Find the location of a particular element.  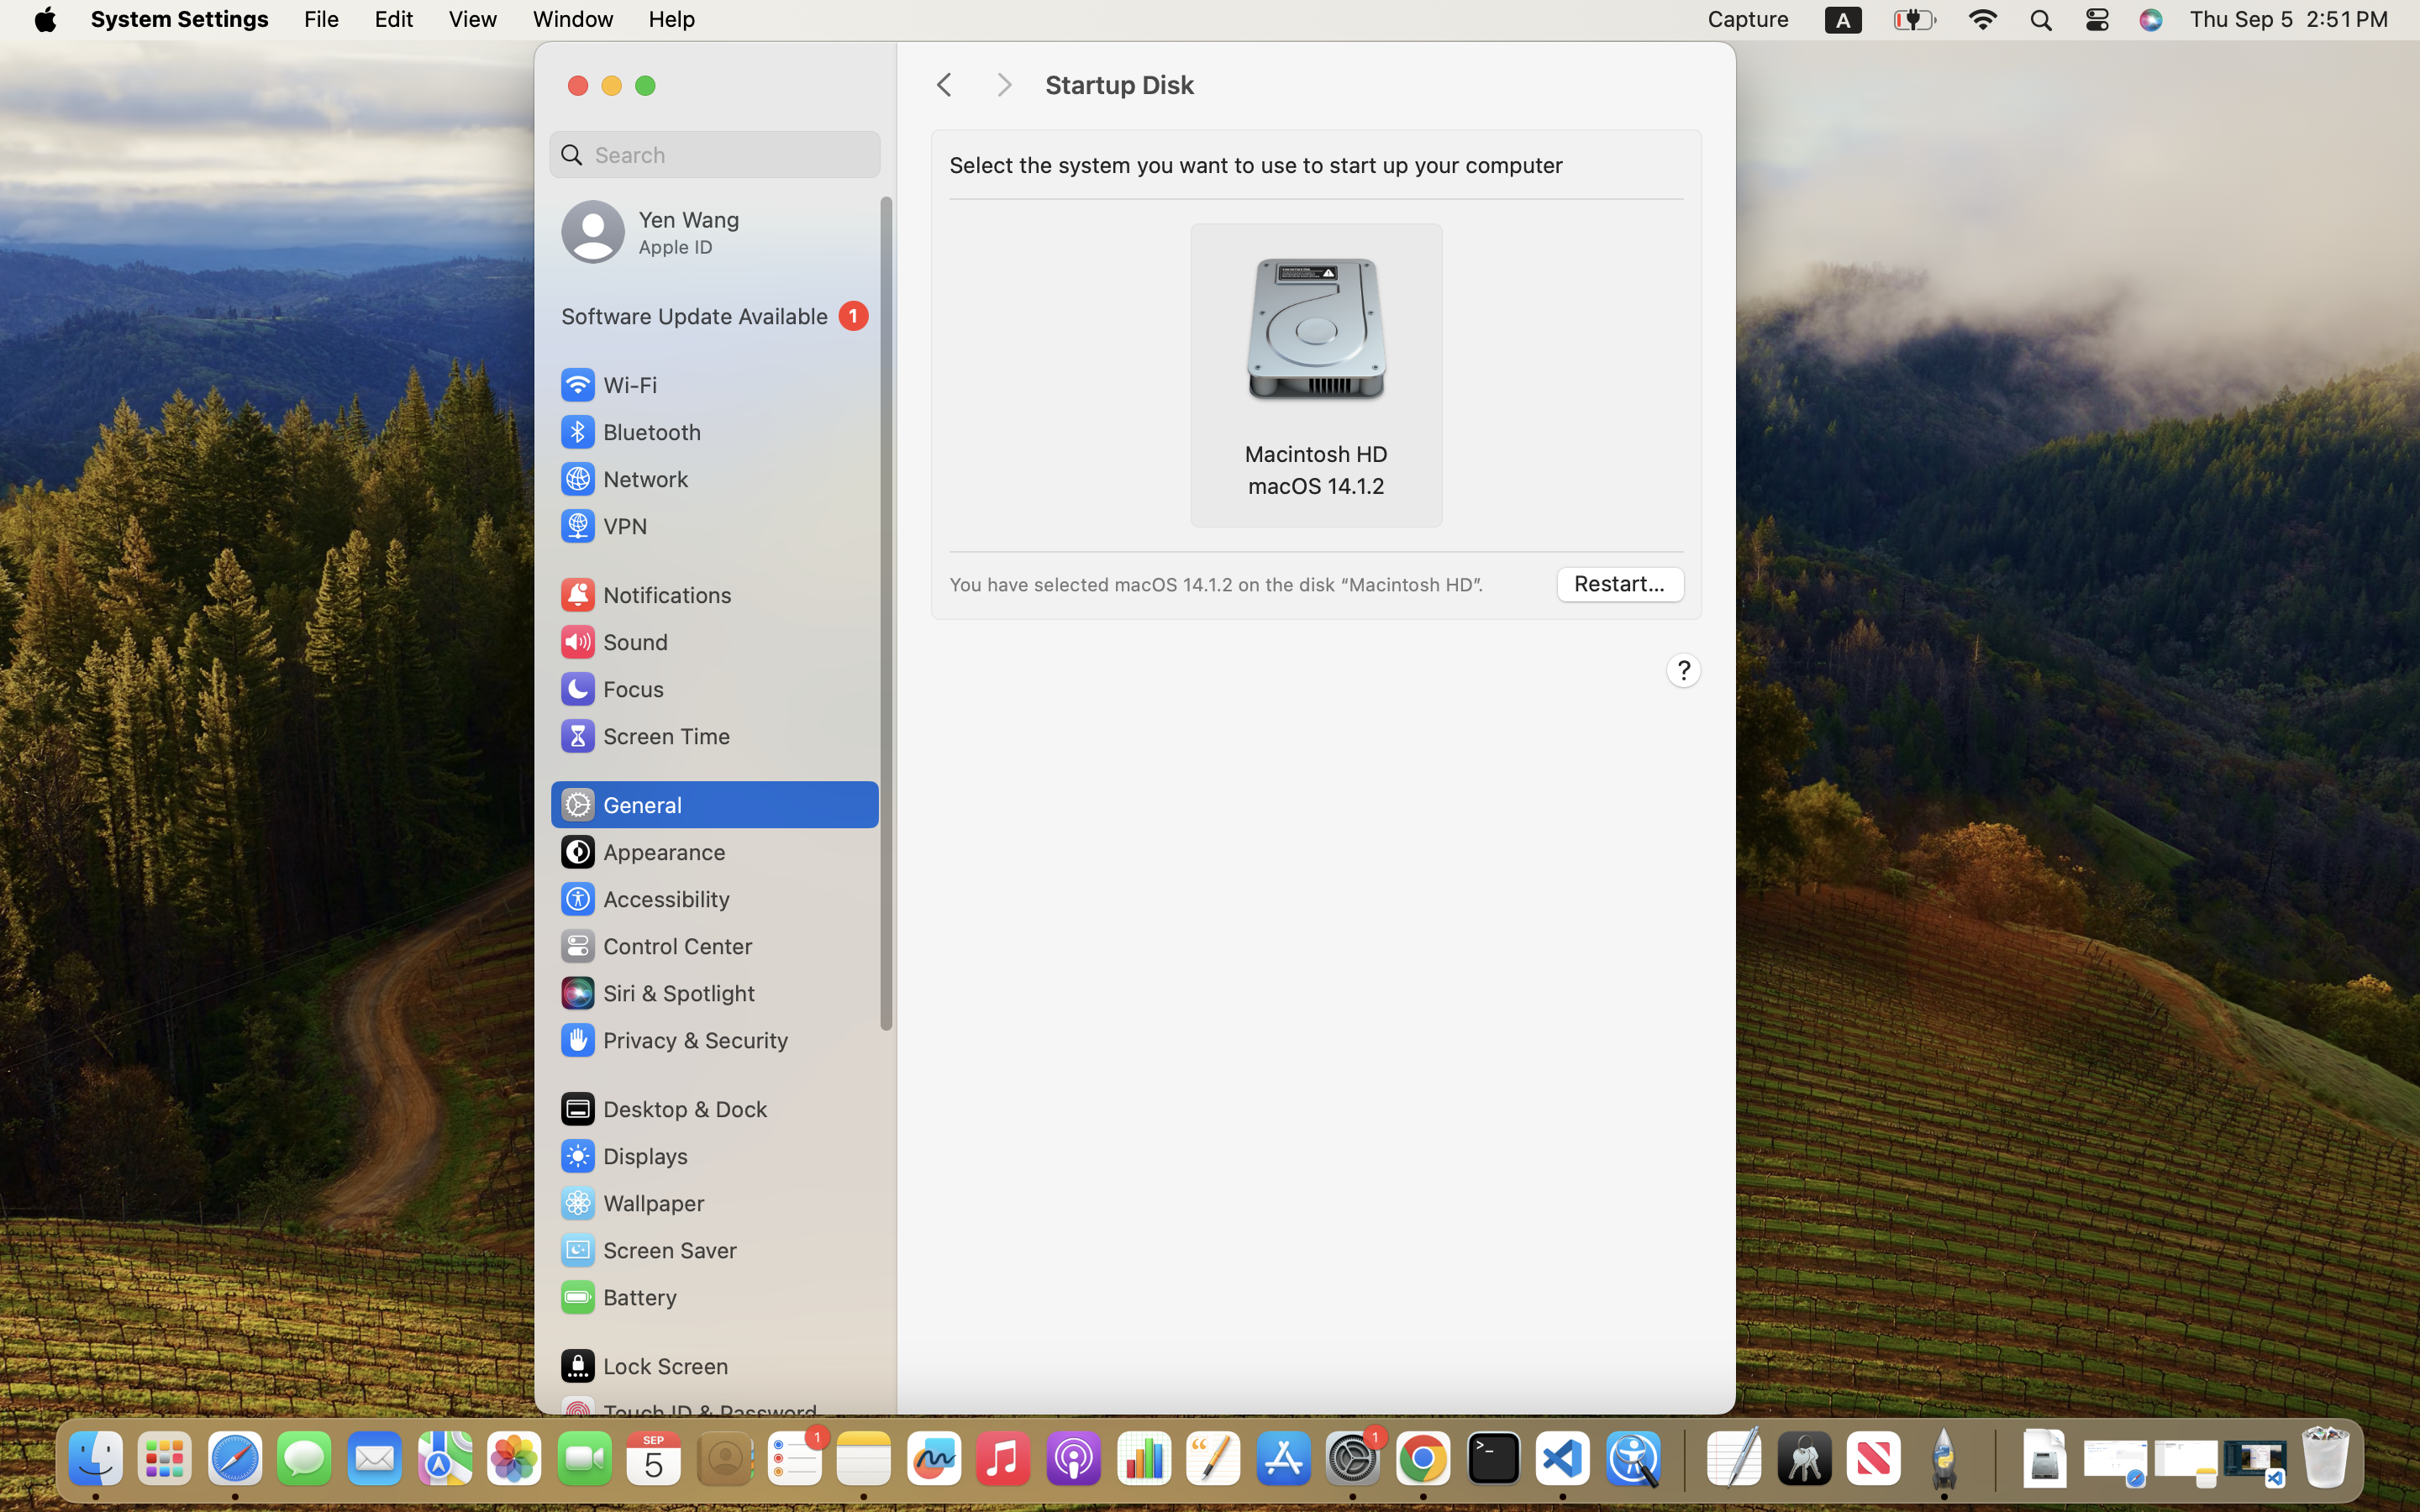

'Wallpaper' is located at coordinates (630, 1203).